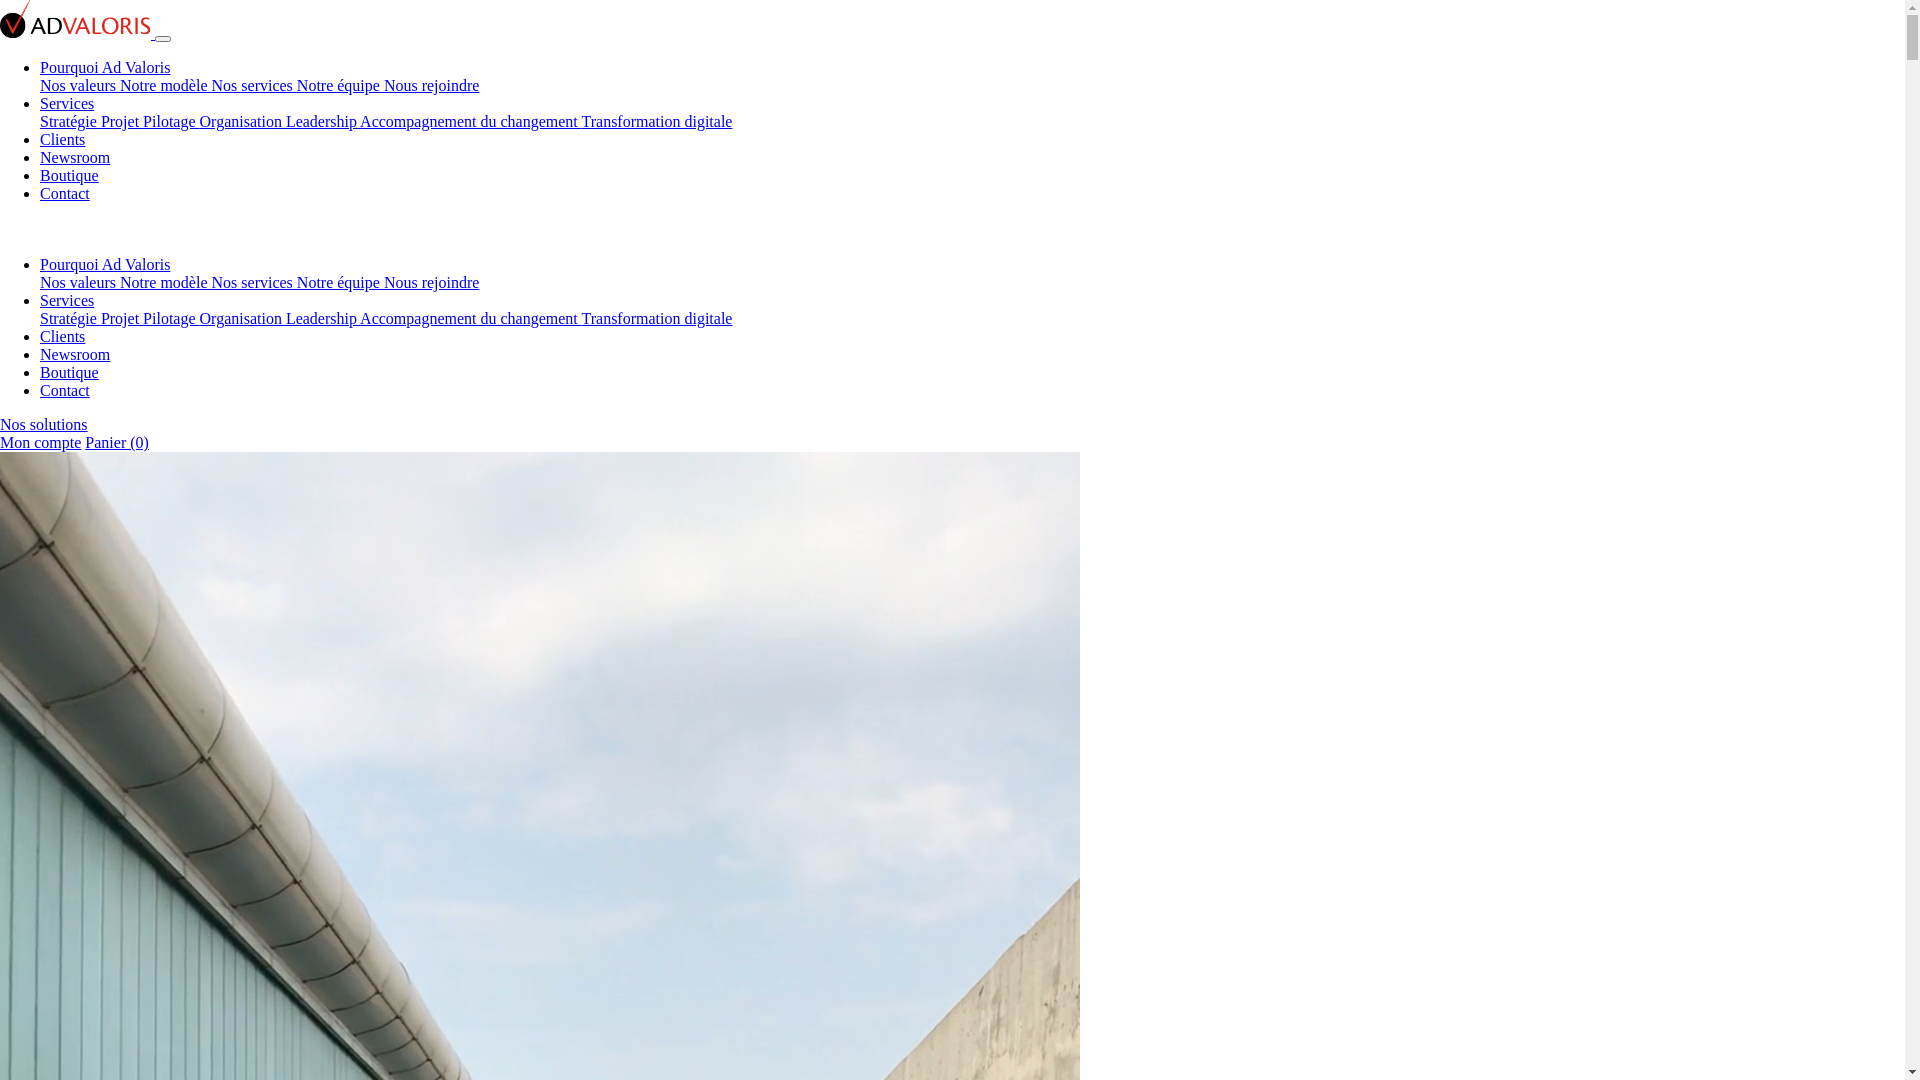 The height and width of the screenshot is (1080, 1920). I want to click on 'Contact', so click(65, 193).